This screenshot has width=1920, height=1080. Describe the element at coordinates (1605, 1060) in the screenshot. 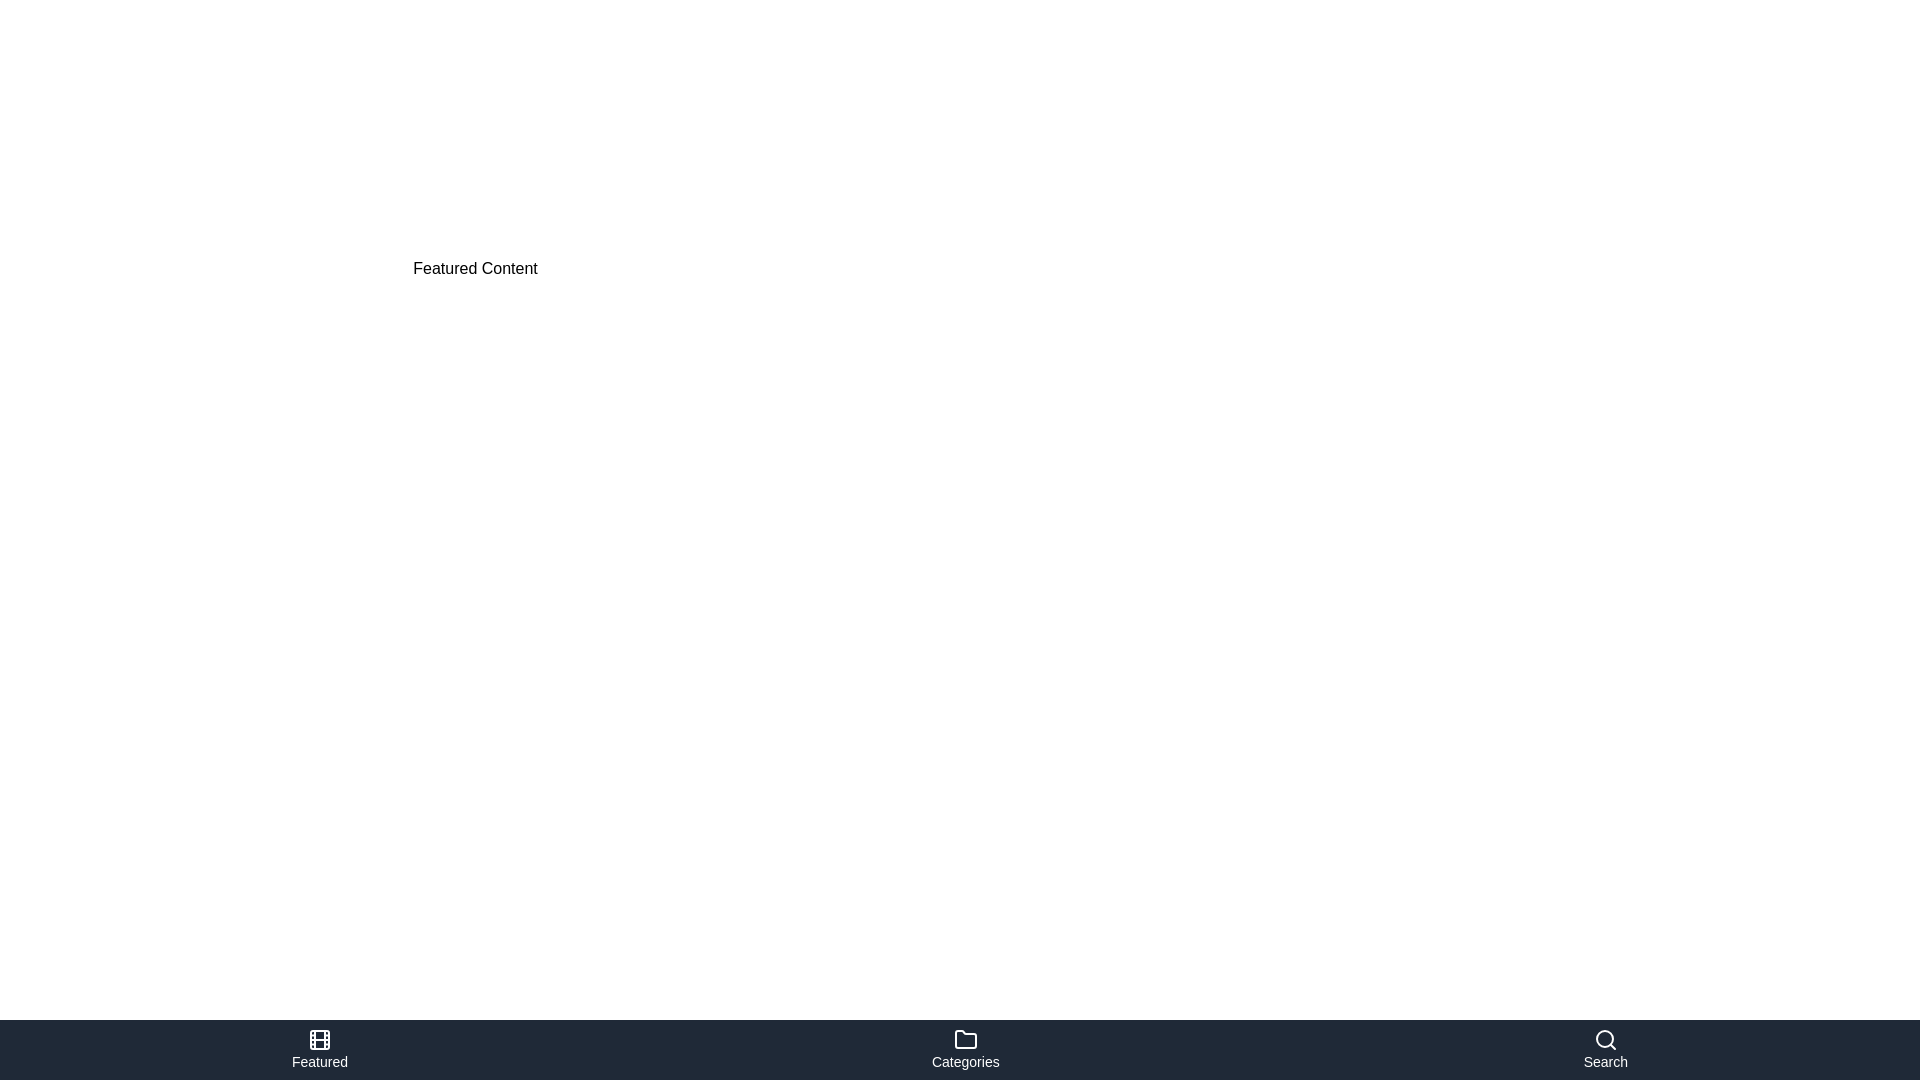

I see `the text label that describes the function of the 'Search' icon located at the bottom navigation bar's far-right corner` at that location.